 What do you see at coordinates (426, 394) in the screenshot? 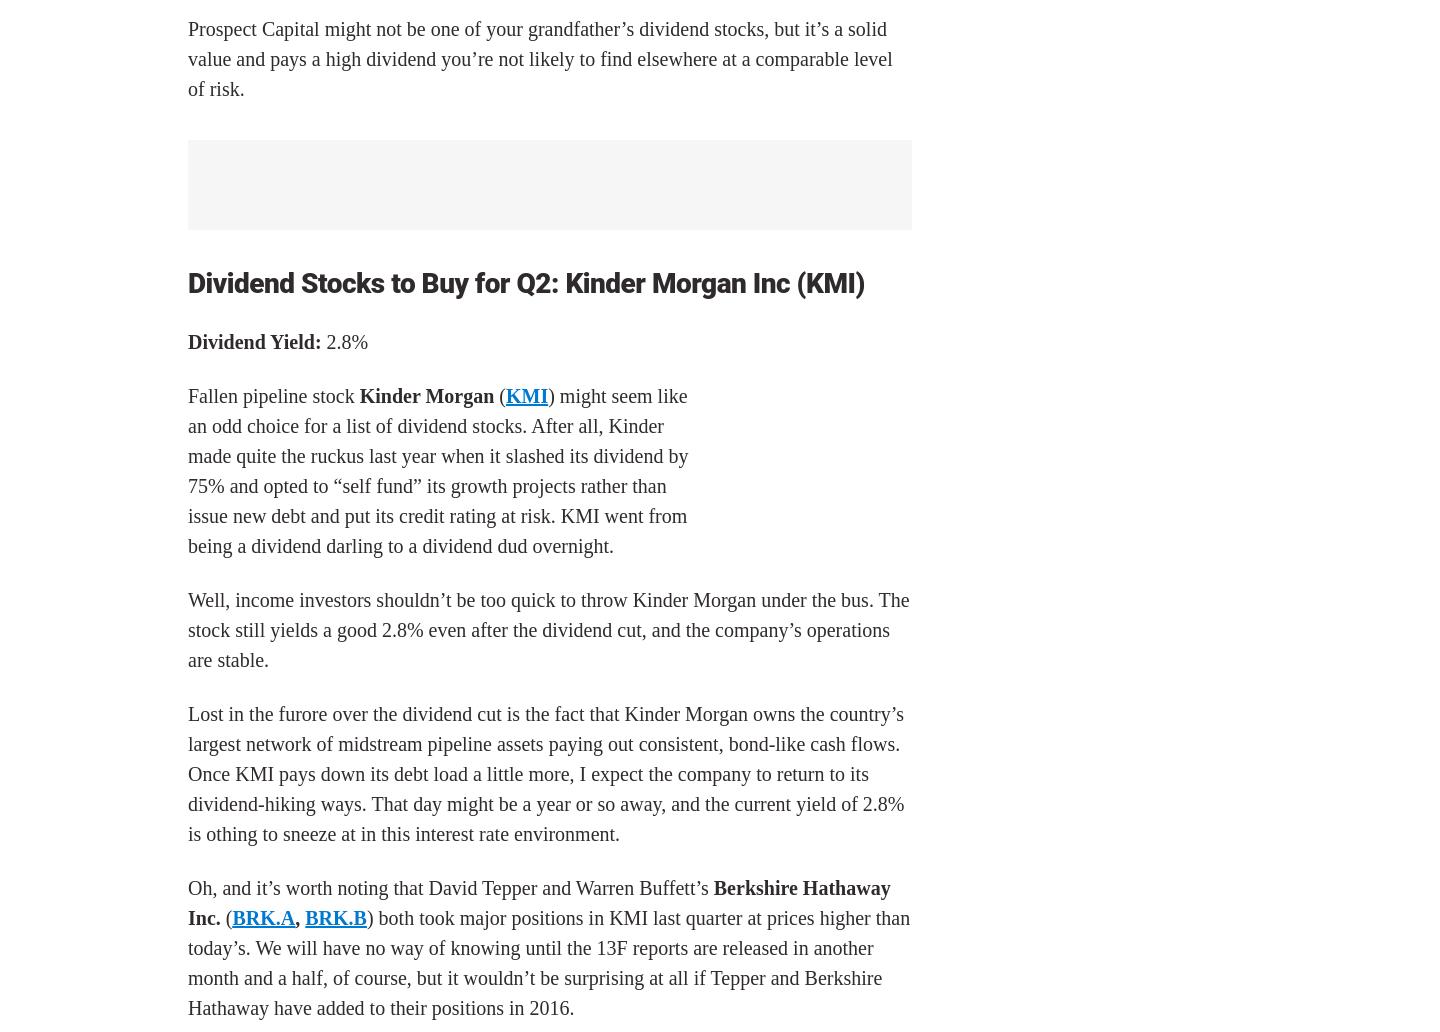
I see `'Kinder Morgan'` at bounding box center [426, 394].